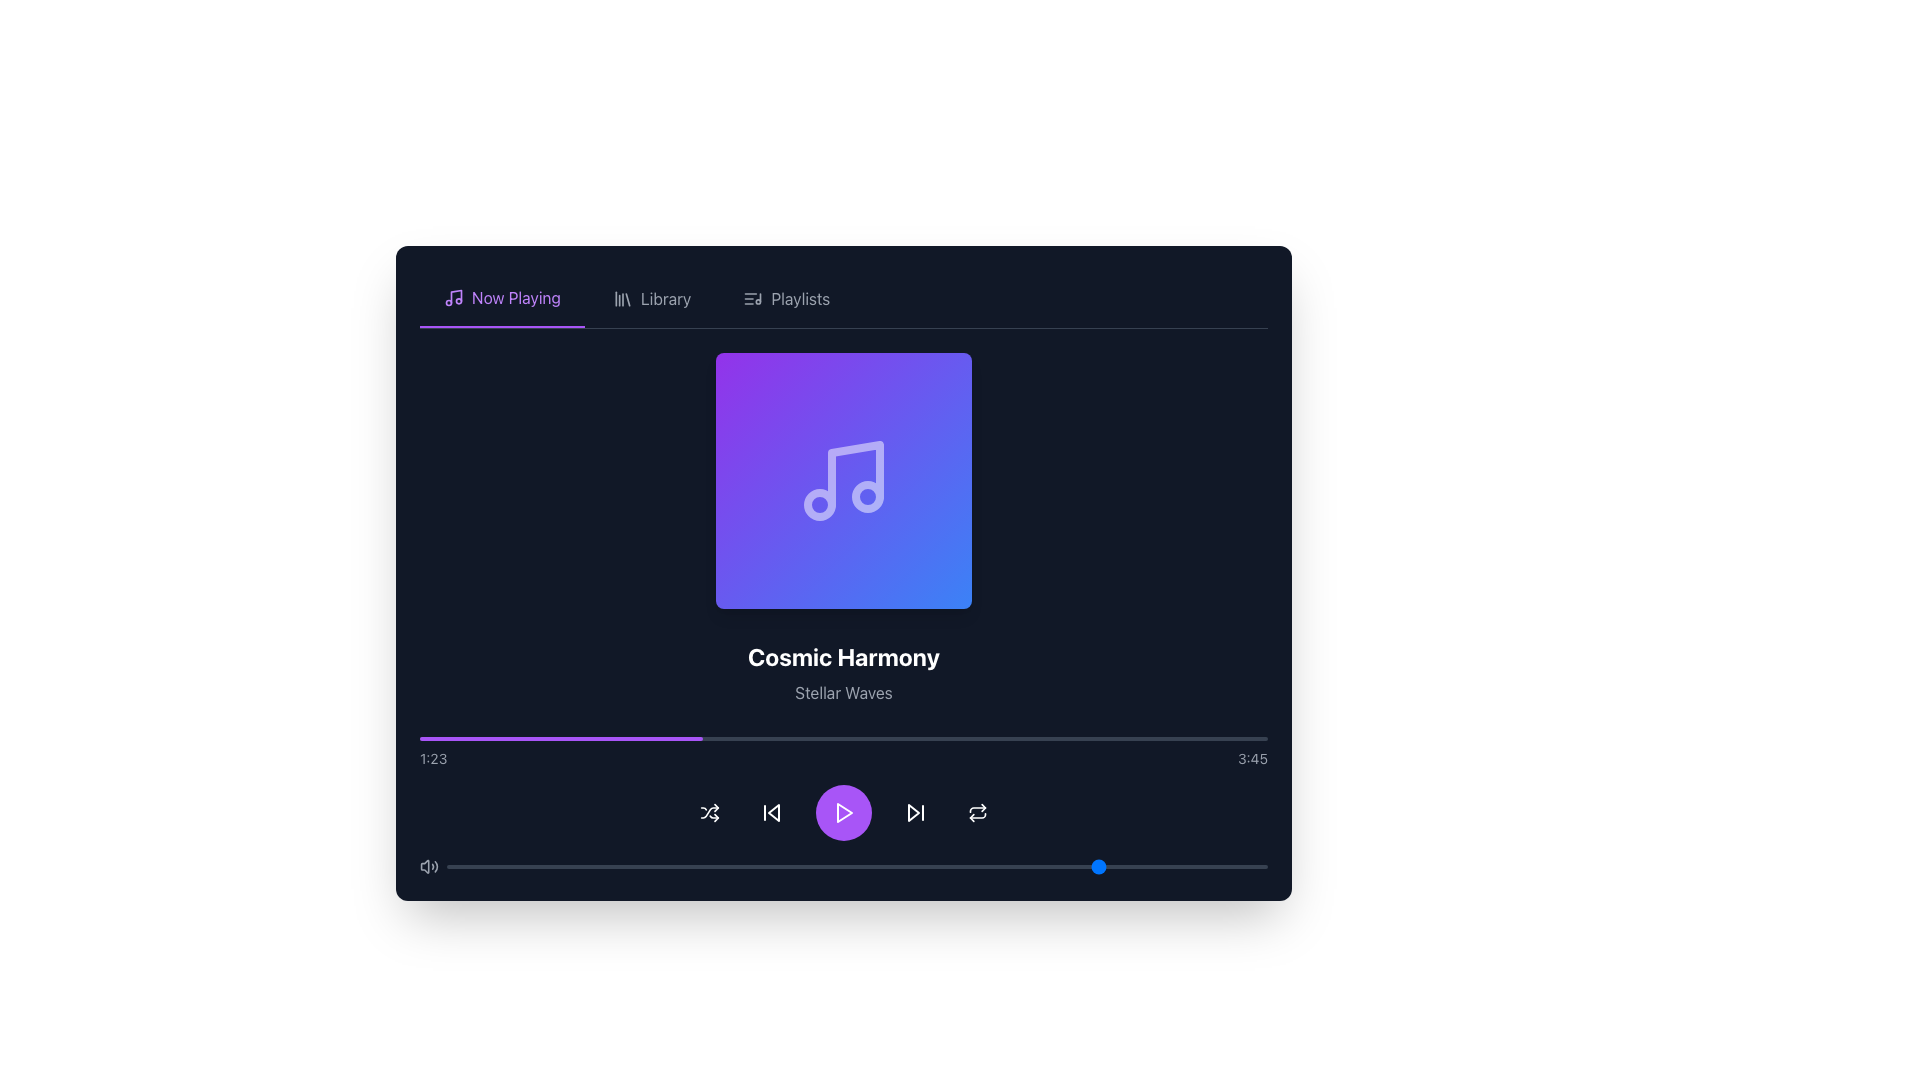 The width and height of the screenshot is (1920, 1080). What do you see at coordinates (709, 866) in the screenshot?
I see `the slider` at bounding box center [709, 866].